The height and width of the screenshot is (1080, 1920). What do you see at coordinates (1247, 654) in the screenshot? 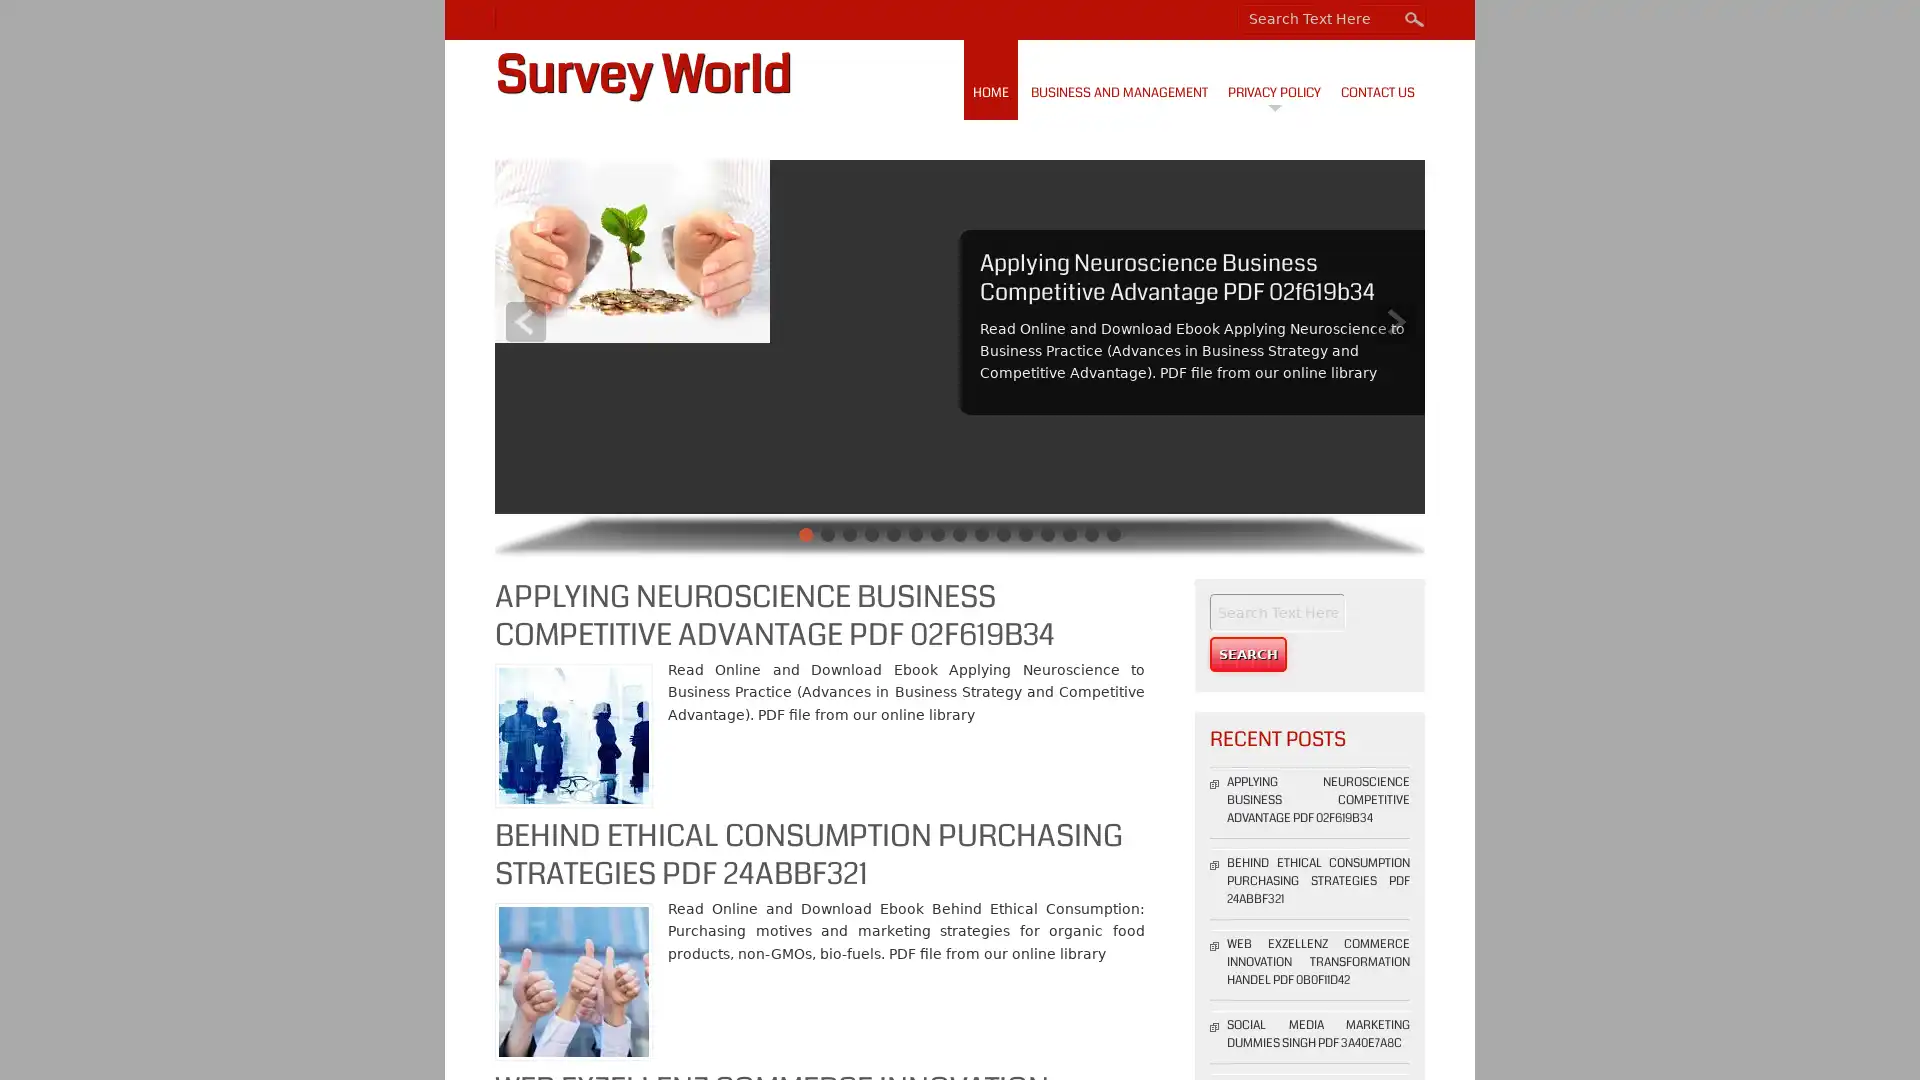
I see `Search` at bounding box center [1247, 654].